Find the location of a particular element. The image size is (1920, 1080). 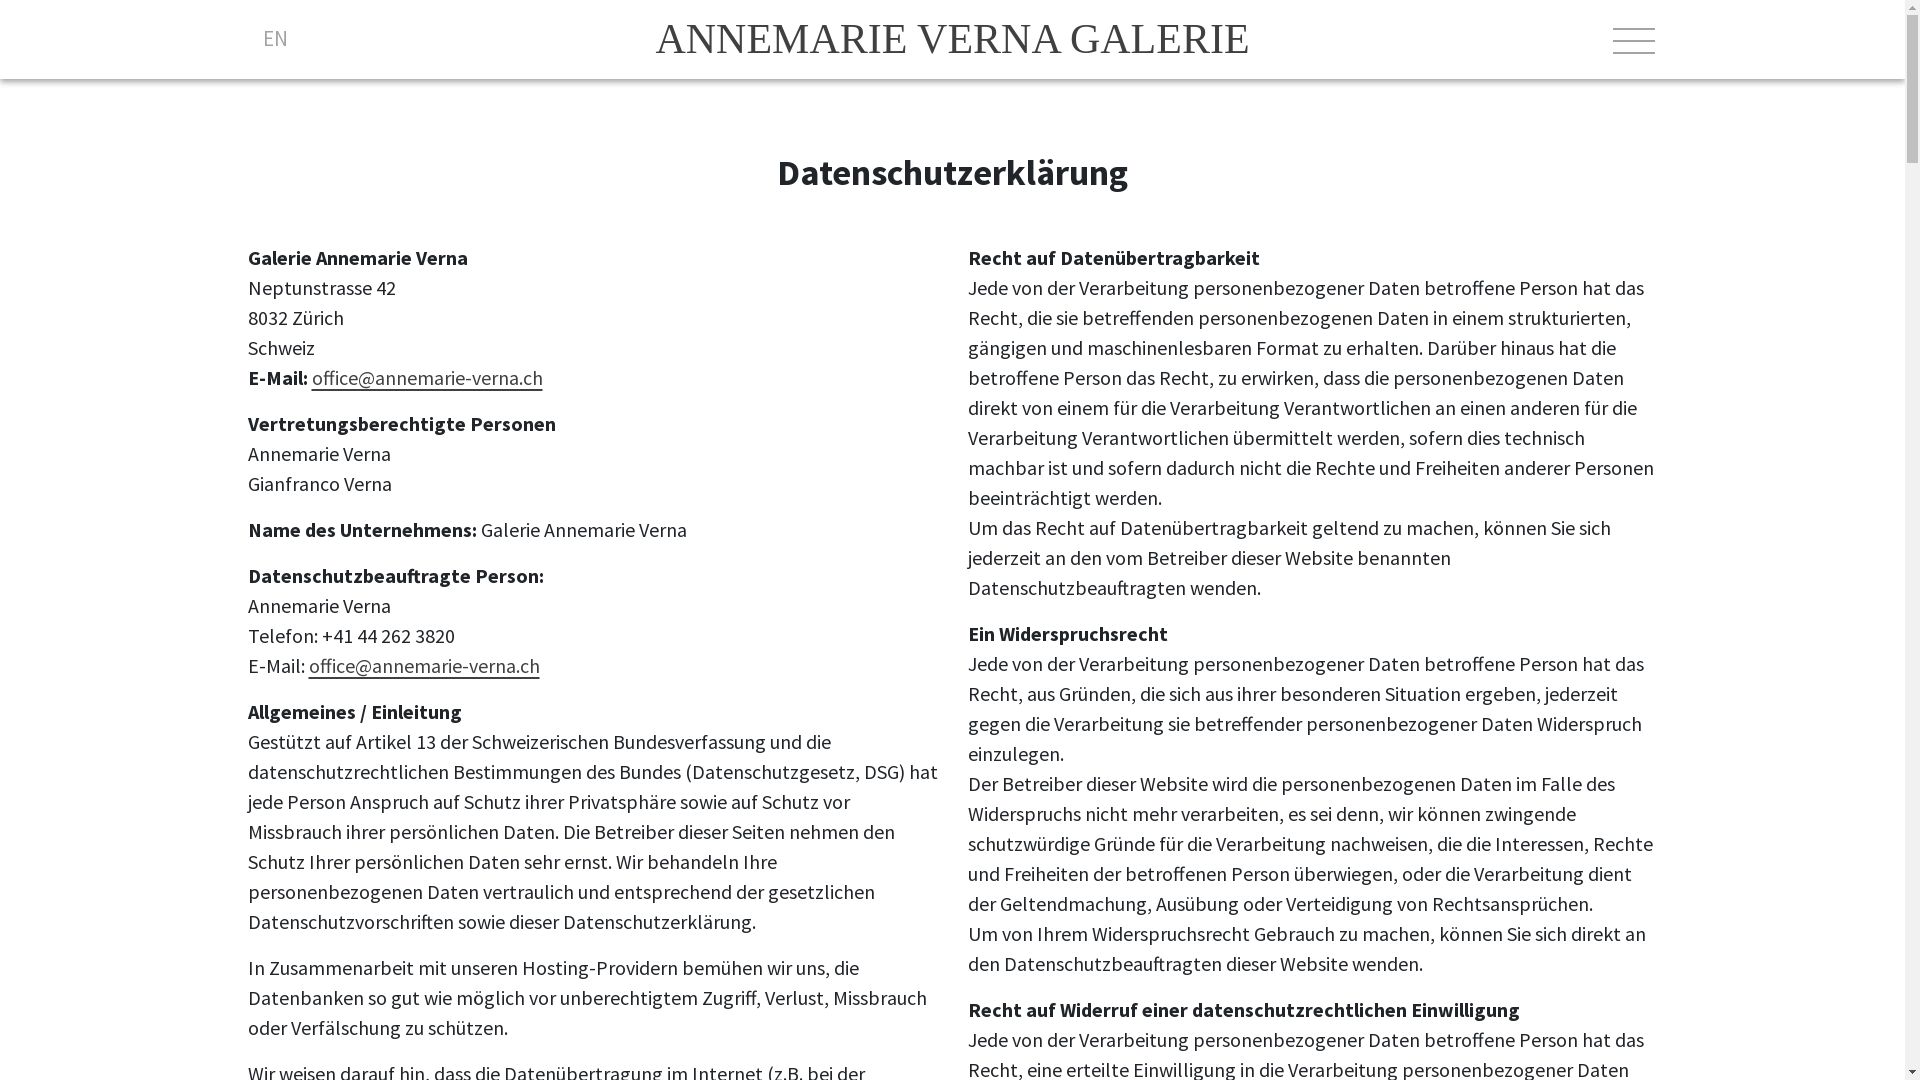

'office@annemarie-verna.ch' is located at coordinates (422, 665).